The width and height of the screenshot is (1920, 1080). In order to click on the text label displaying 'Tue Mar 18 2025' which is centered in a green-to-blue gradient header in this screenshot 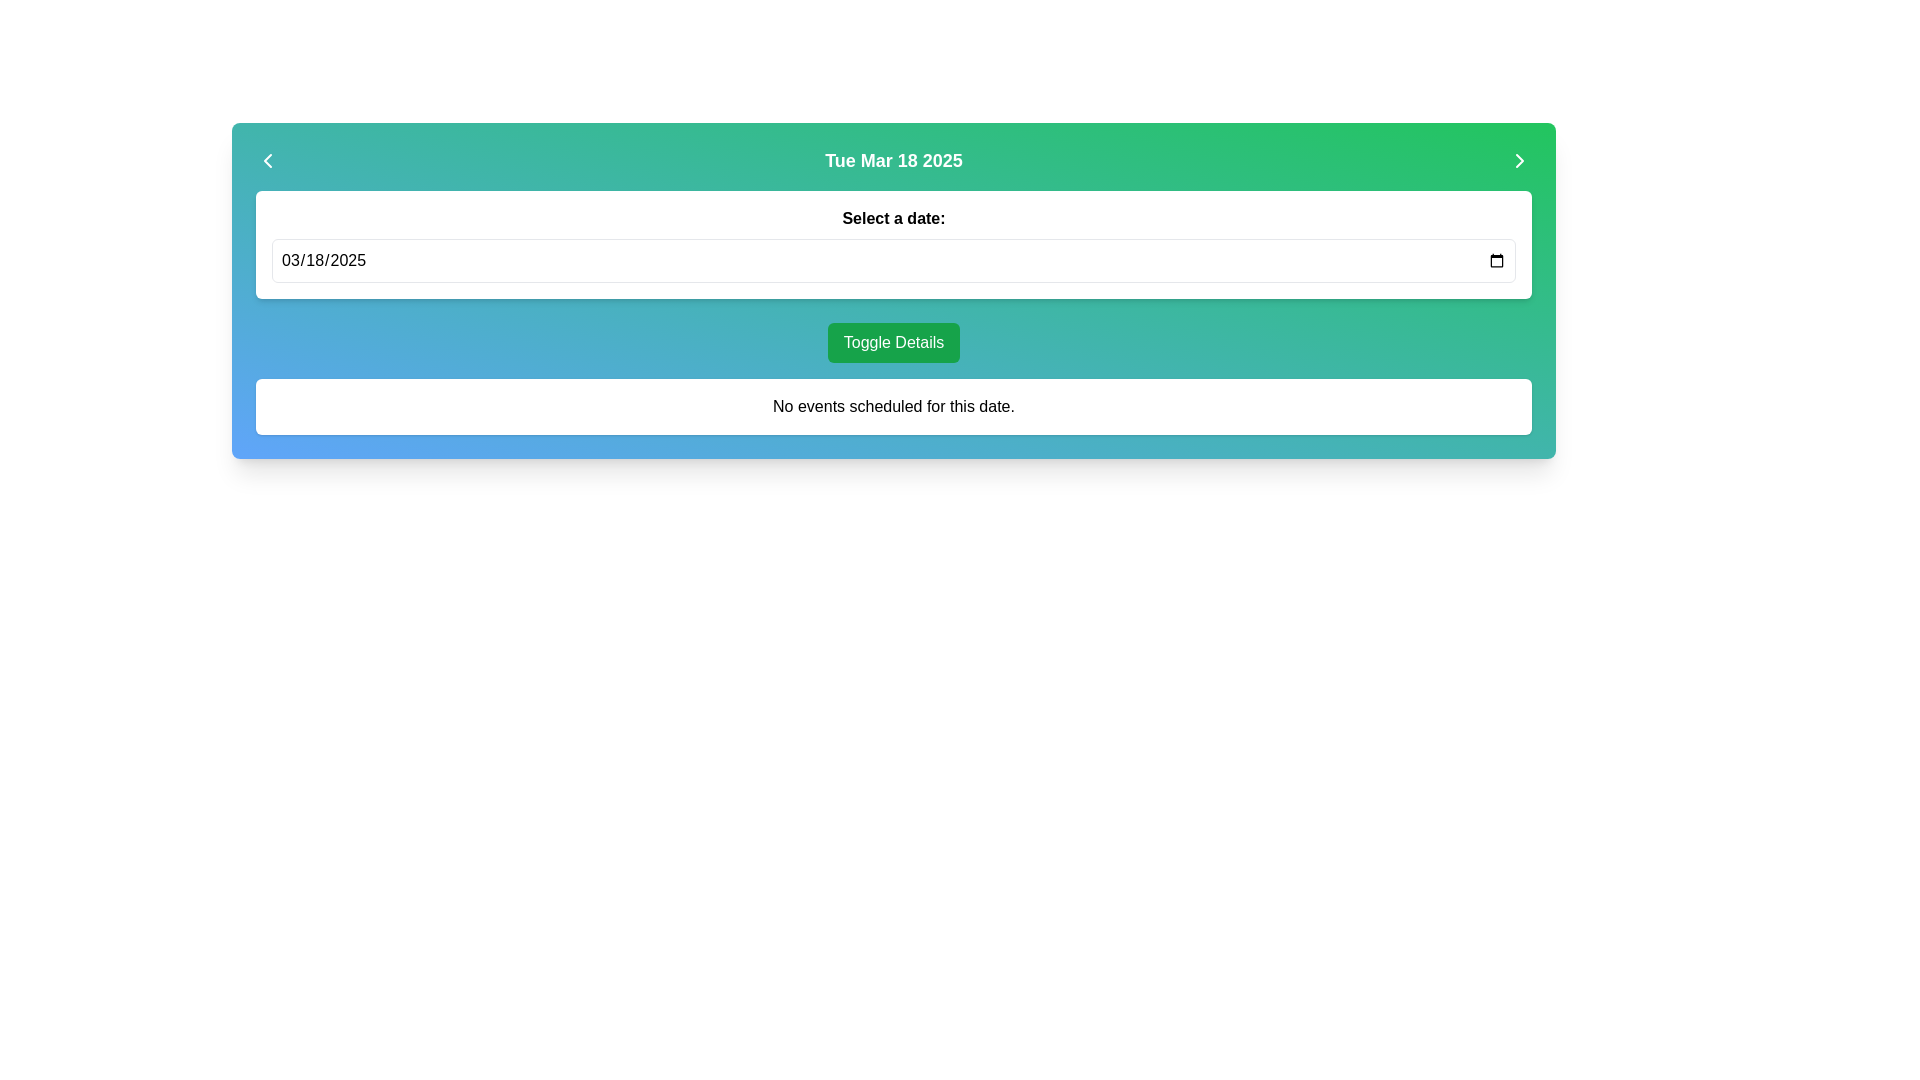, I will do `click(892, 160)`.